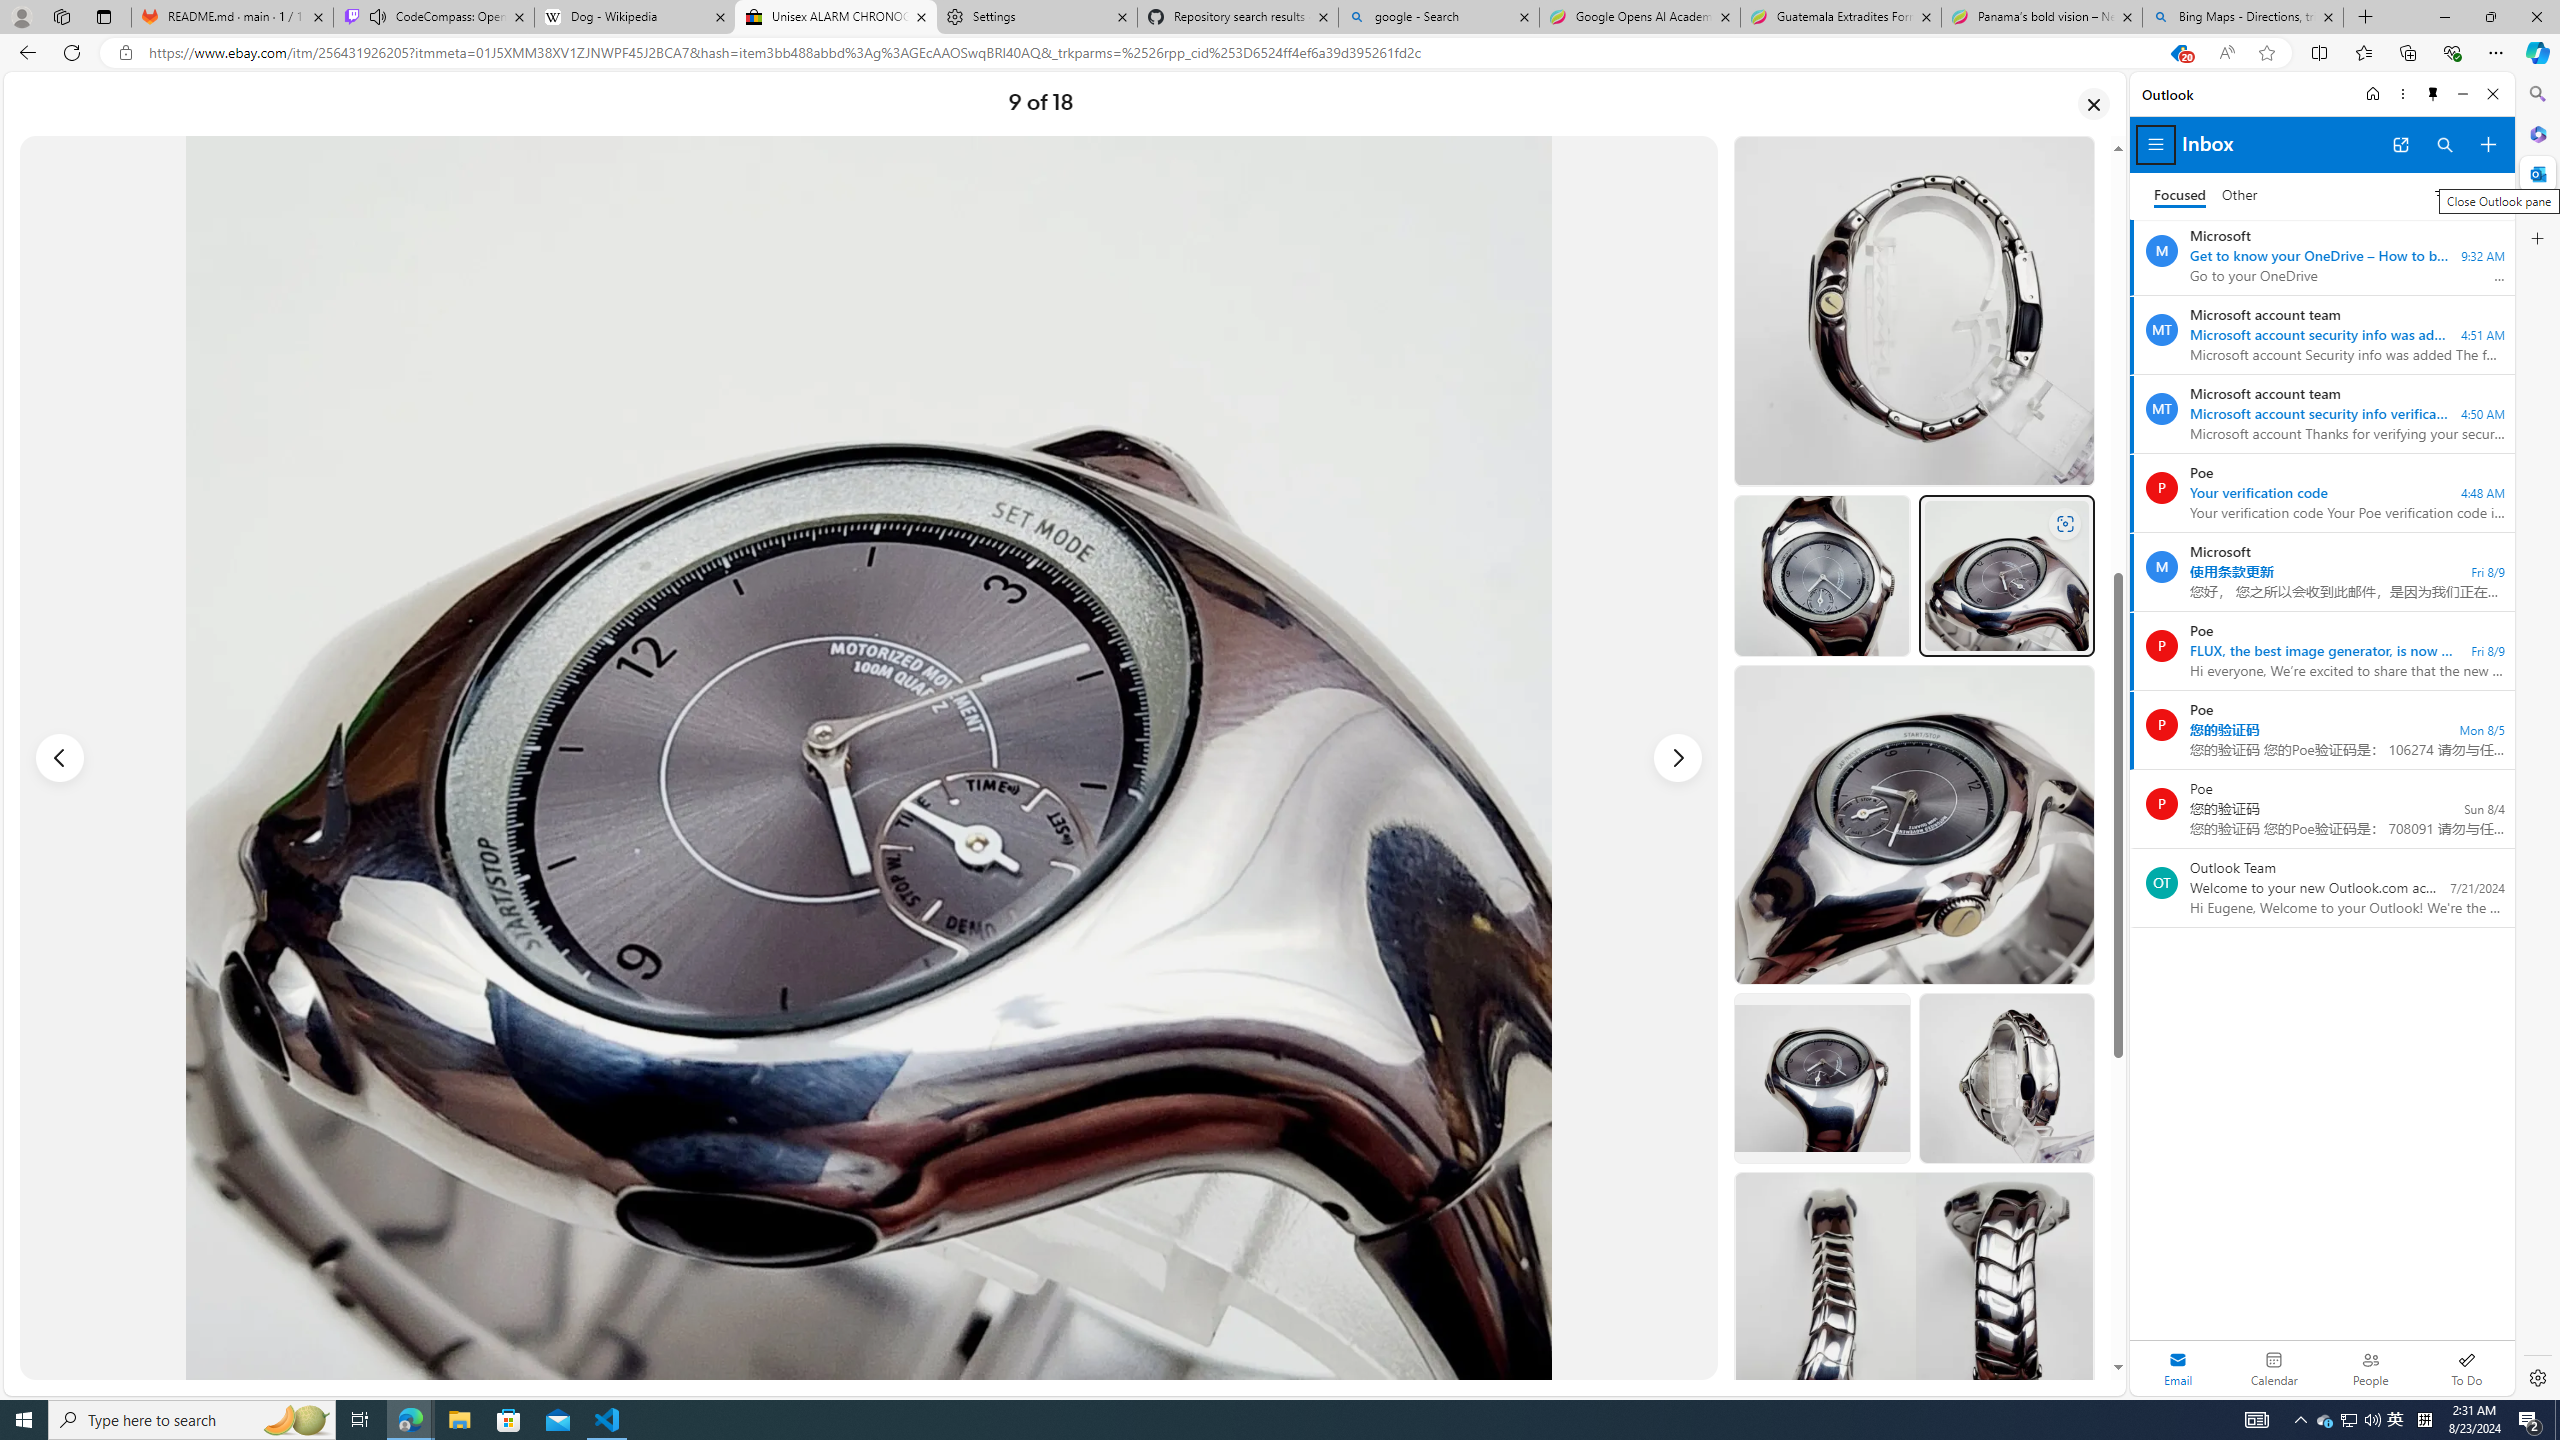 This screenshot has width=2560, height=1440. I want to click on 'Folder navigation', so click(2155, 145).